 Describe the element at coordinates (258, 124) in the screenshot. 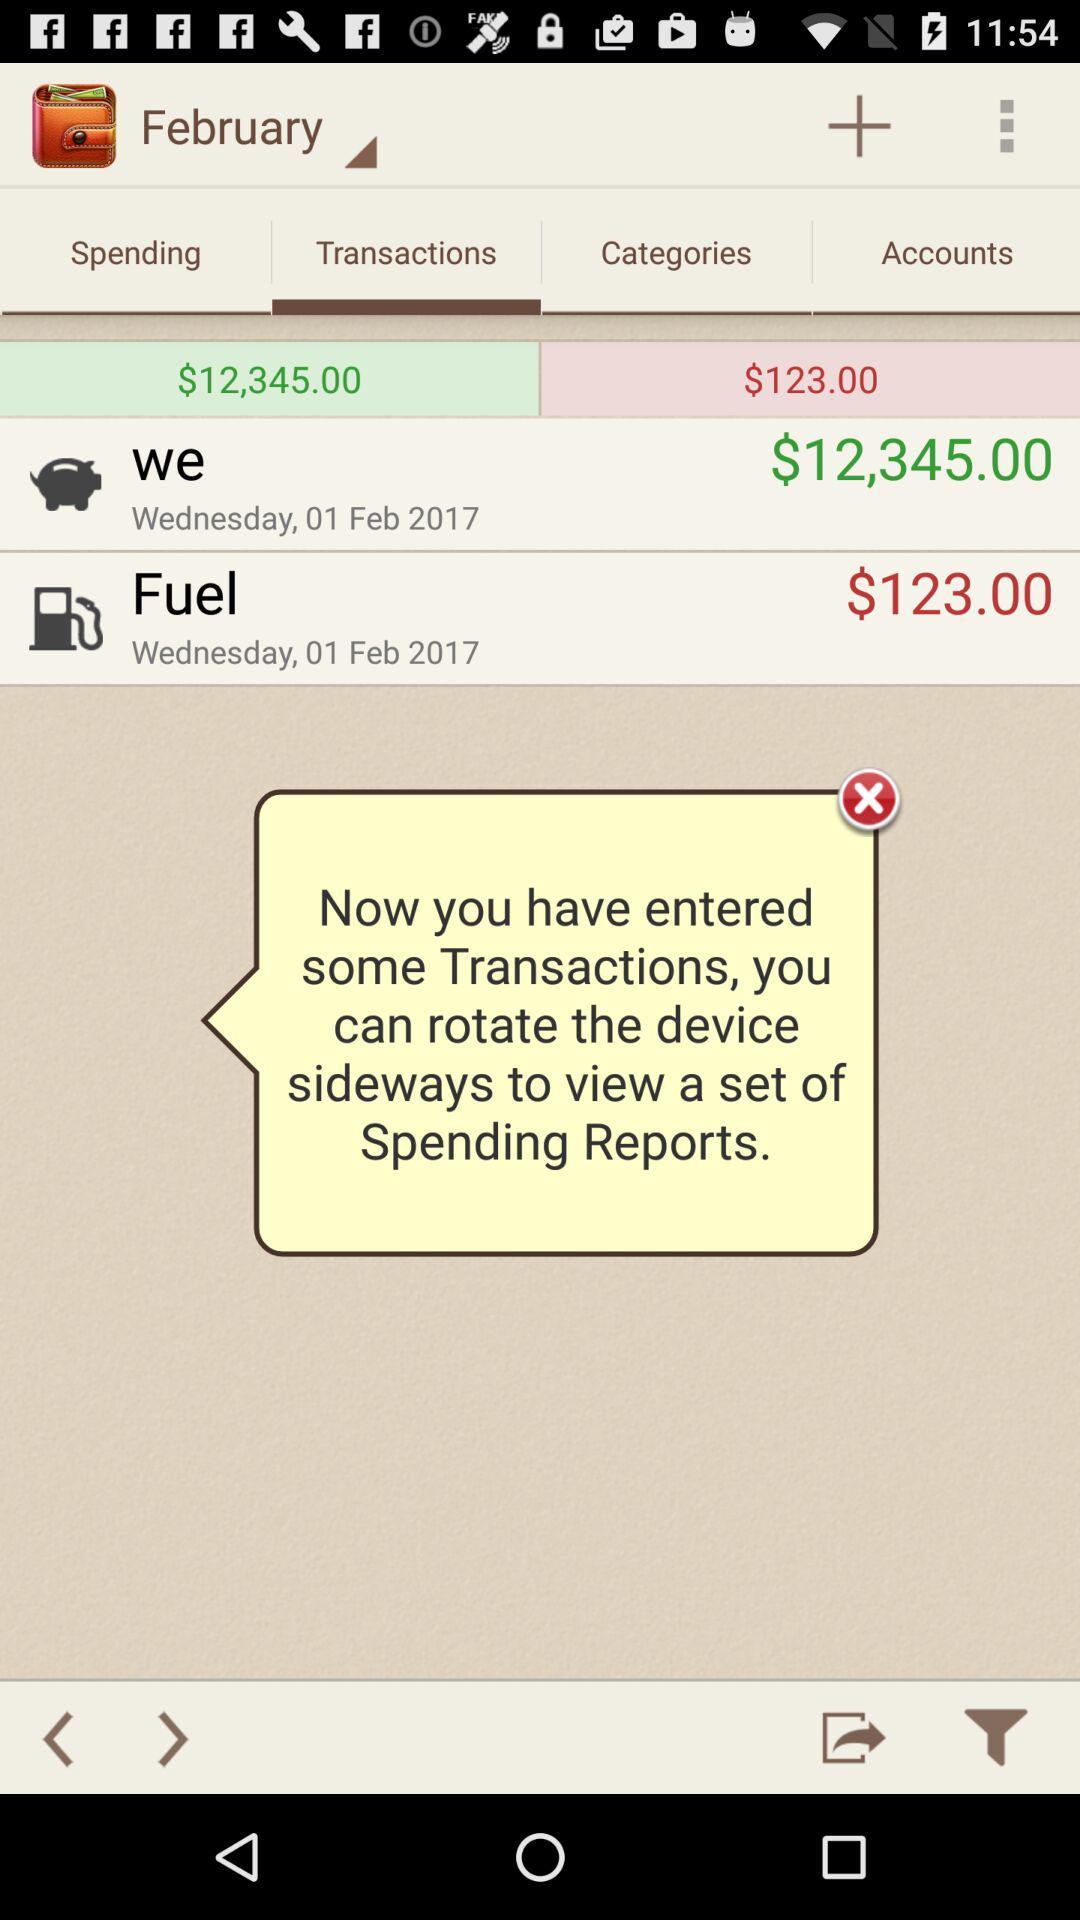

I see `the february button` at that location.